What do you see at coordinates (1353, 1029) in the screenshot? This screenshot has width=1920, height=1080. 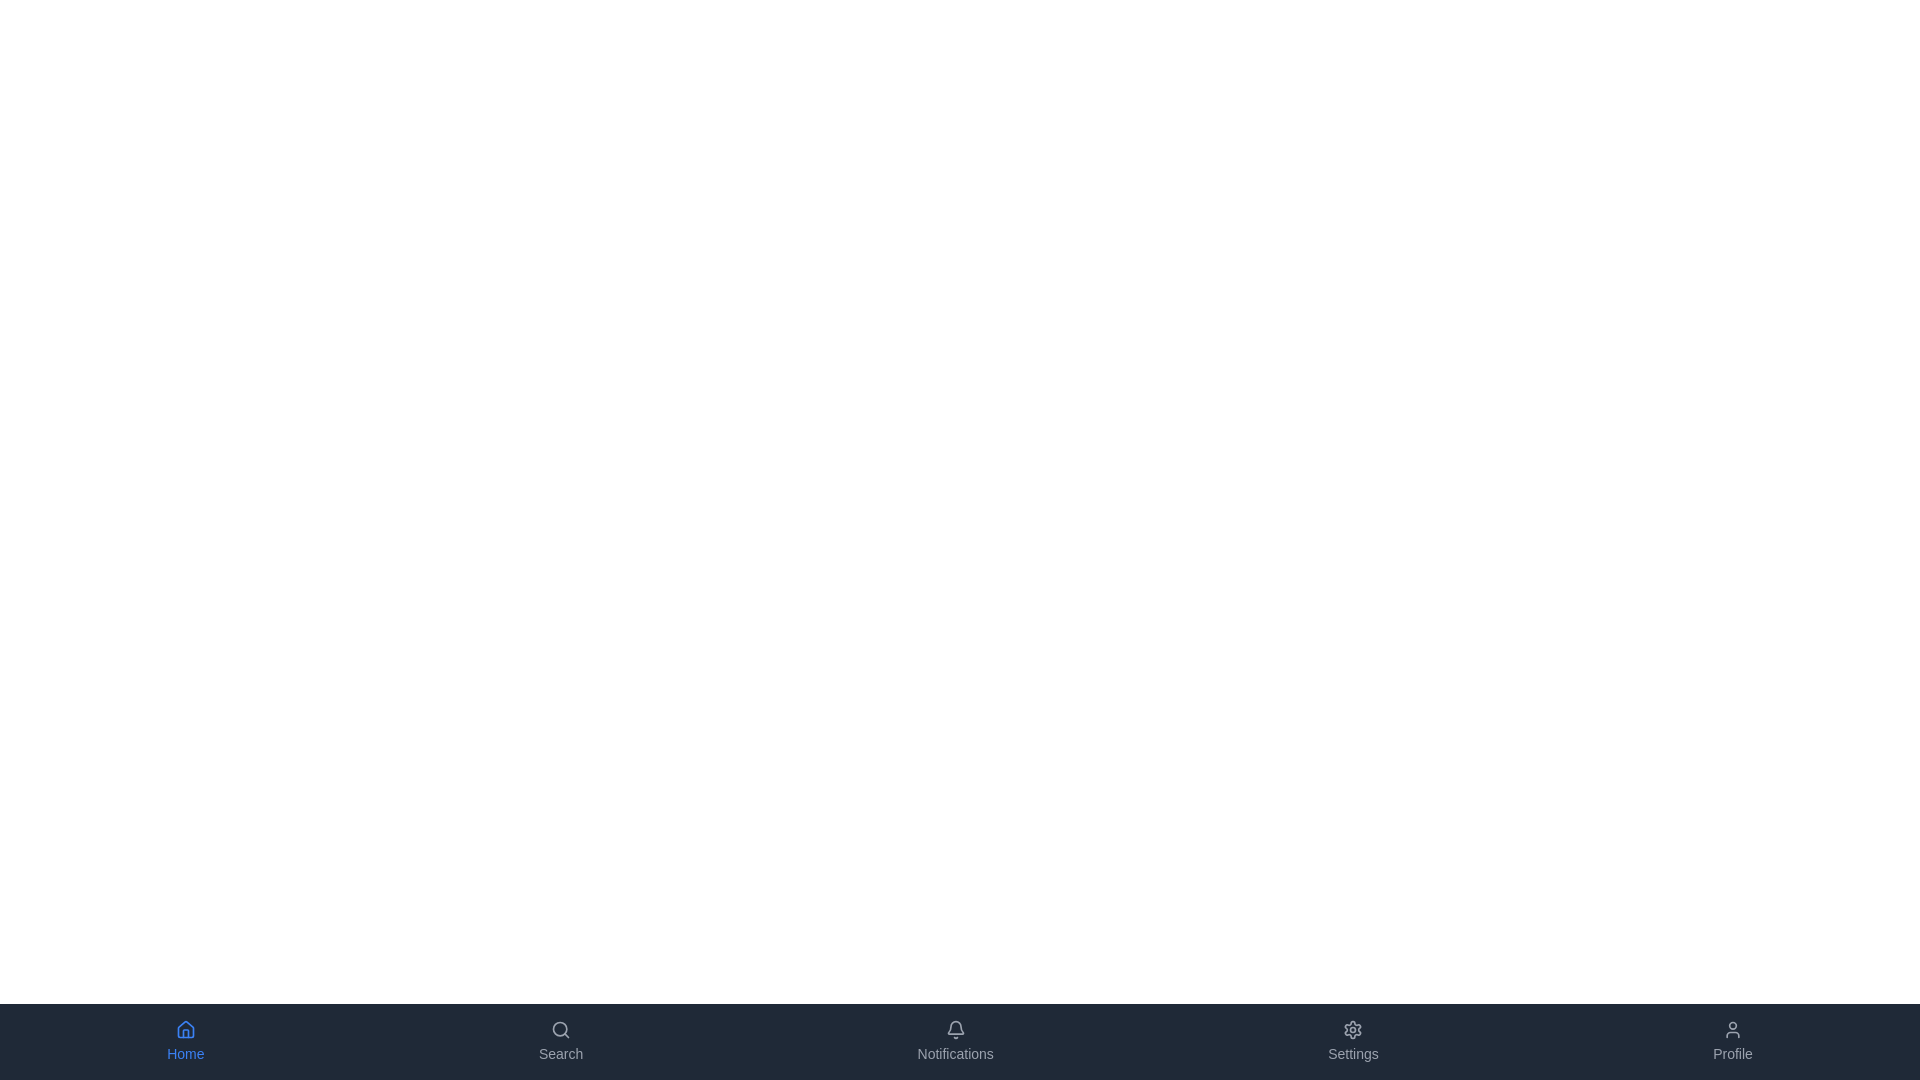 I see `the 'Settings' gear icon located in the bottom navigation bar` at bounding box center [1353, 1029].